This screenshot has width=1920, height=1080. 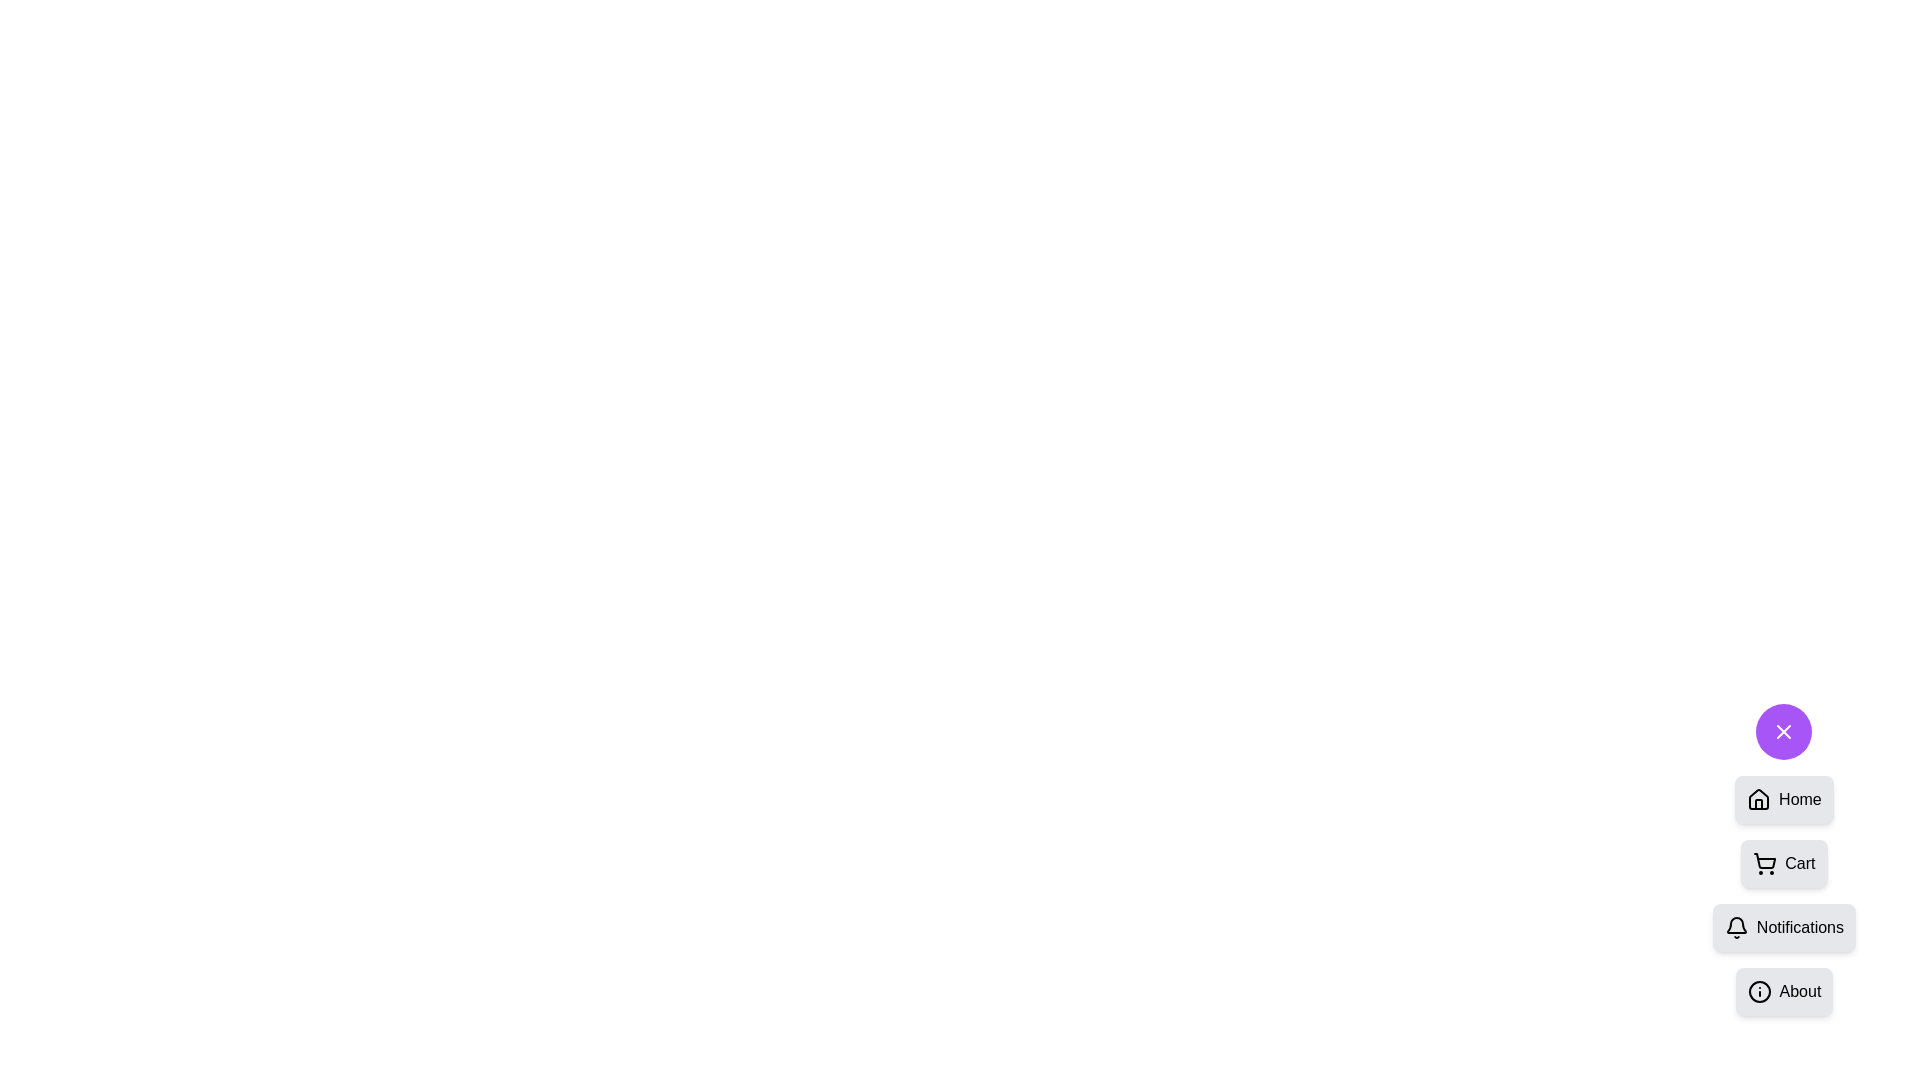 What do you see at coordinates (1784, 798) in the screenshot?
I see `the SpeedDial item labeled 'Home' to observe its hover effect` at bounding box center [1784, 798].